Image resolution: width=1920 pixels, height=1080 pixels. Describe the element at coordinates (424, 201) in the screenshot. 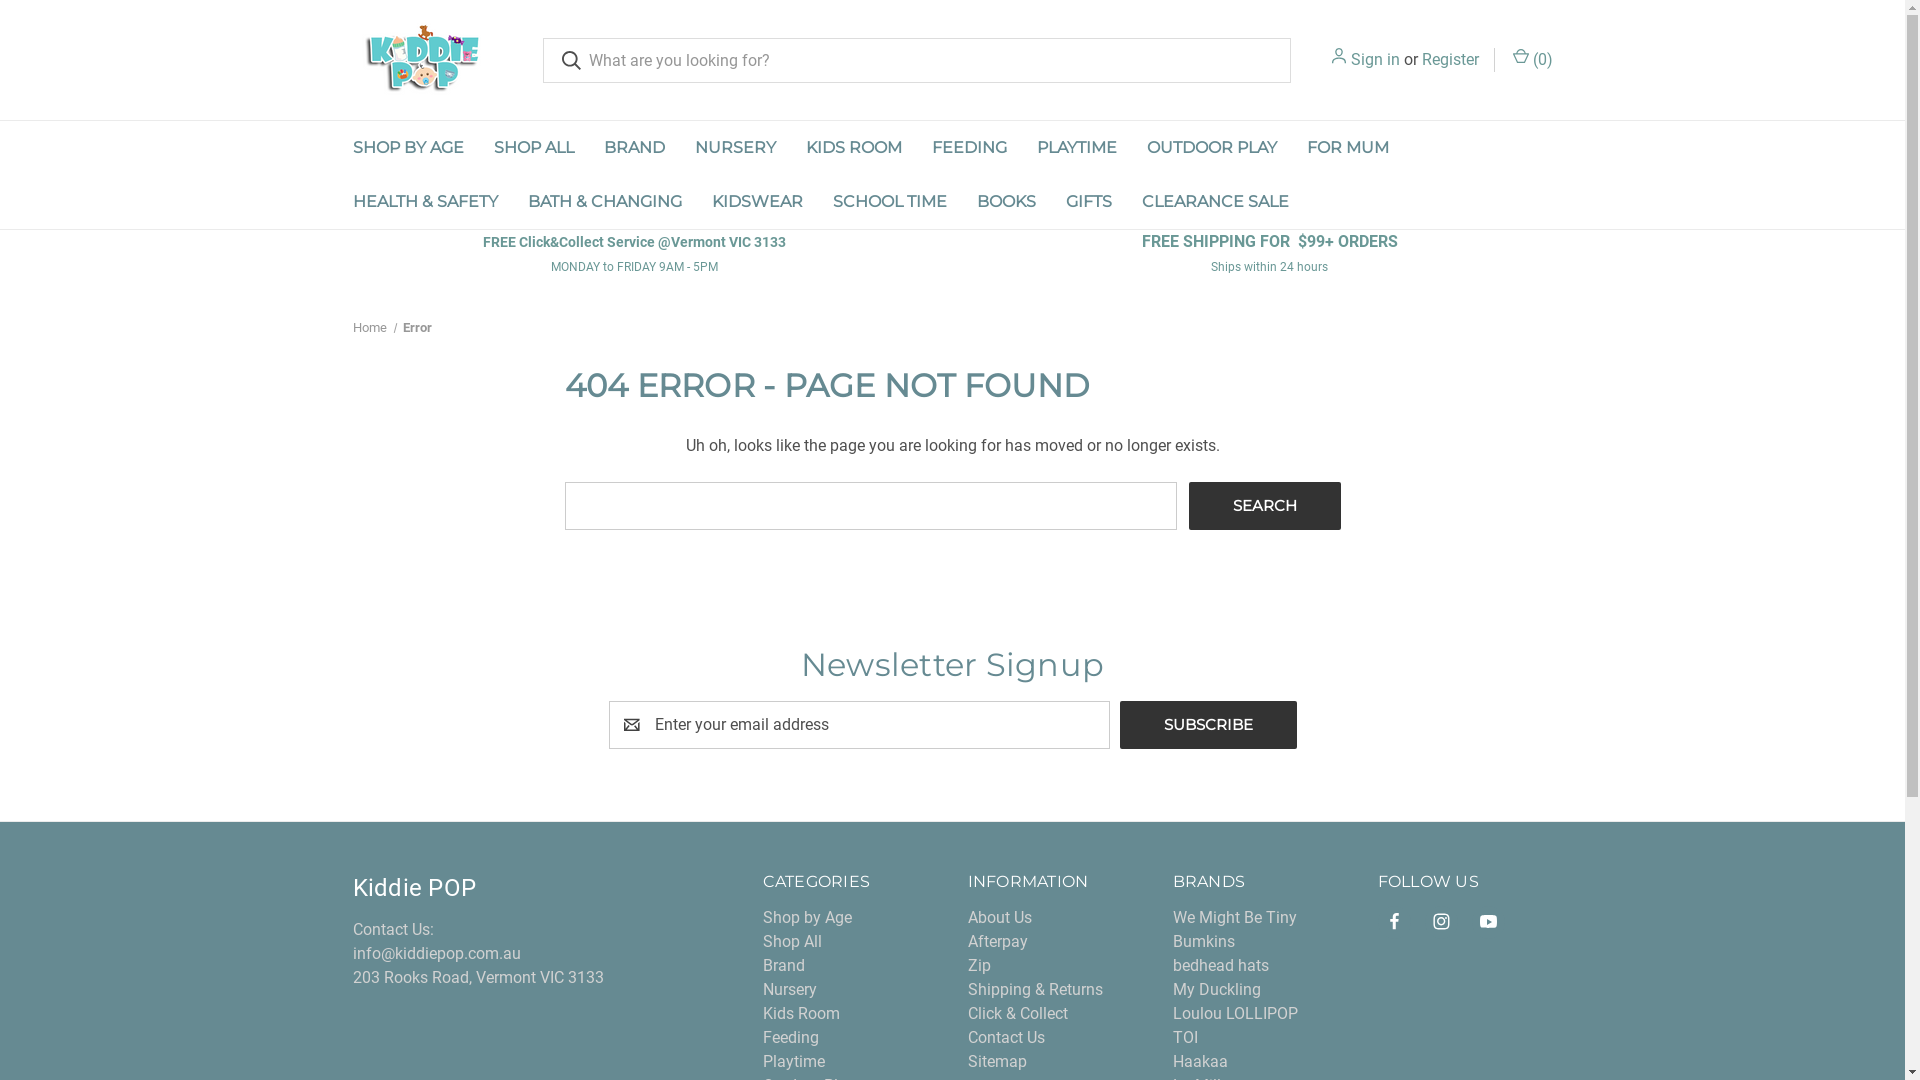

I see `'HEALTH & SAFETY'` at that location.